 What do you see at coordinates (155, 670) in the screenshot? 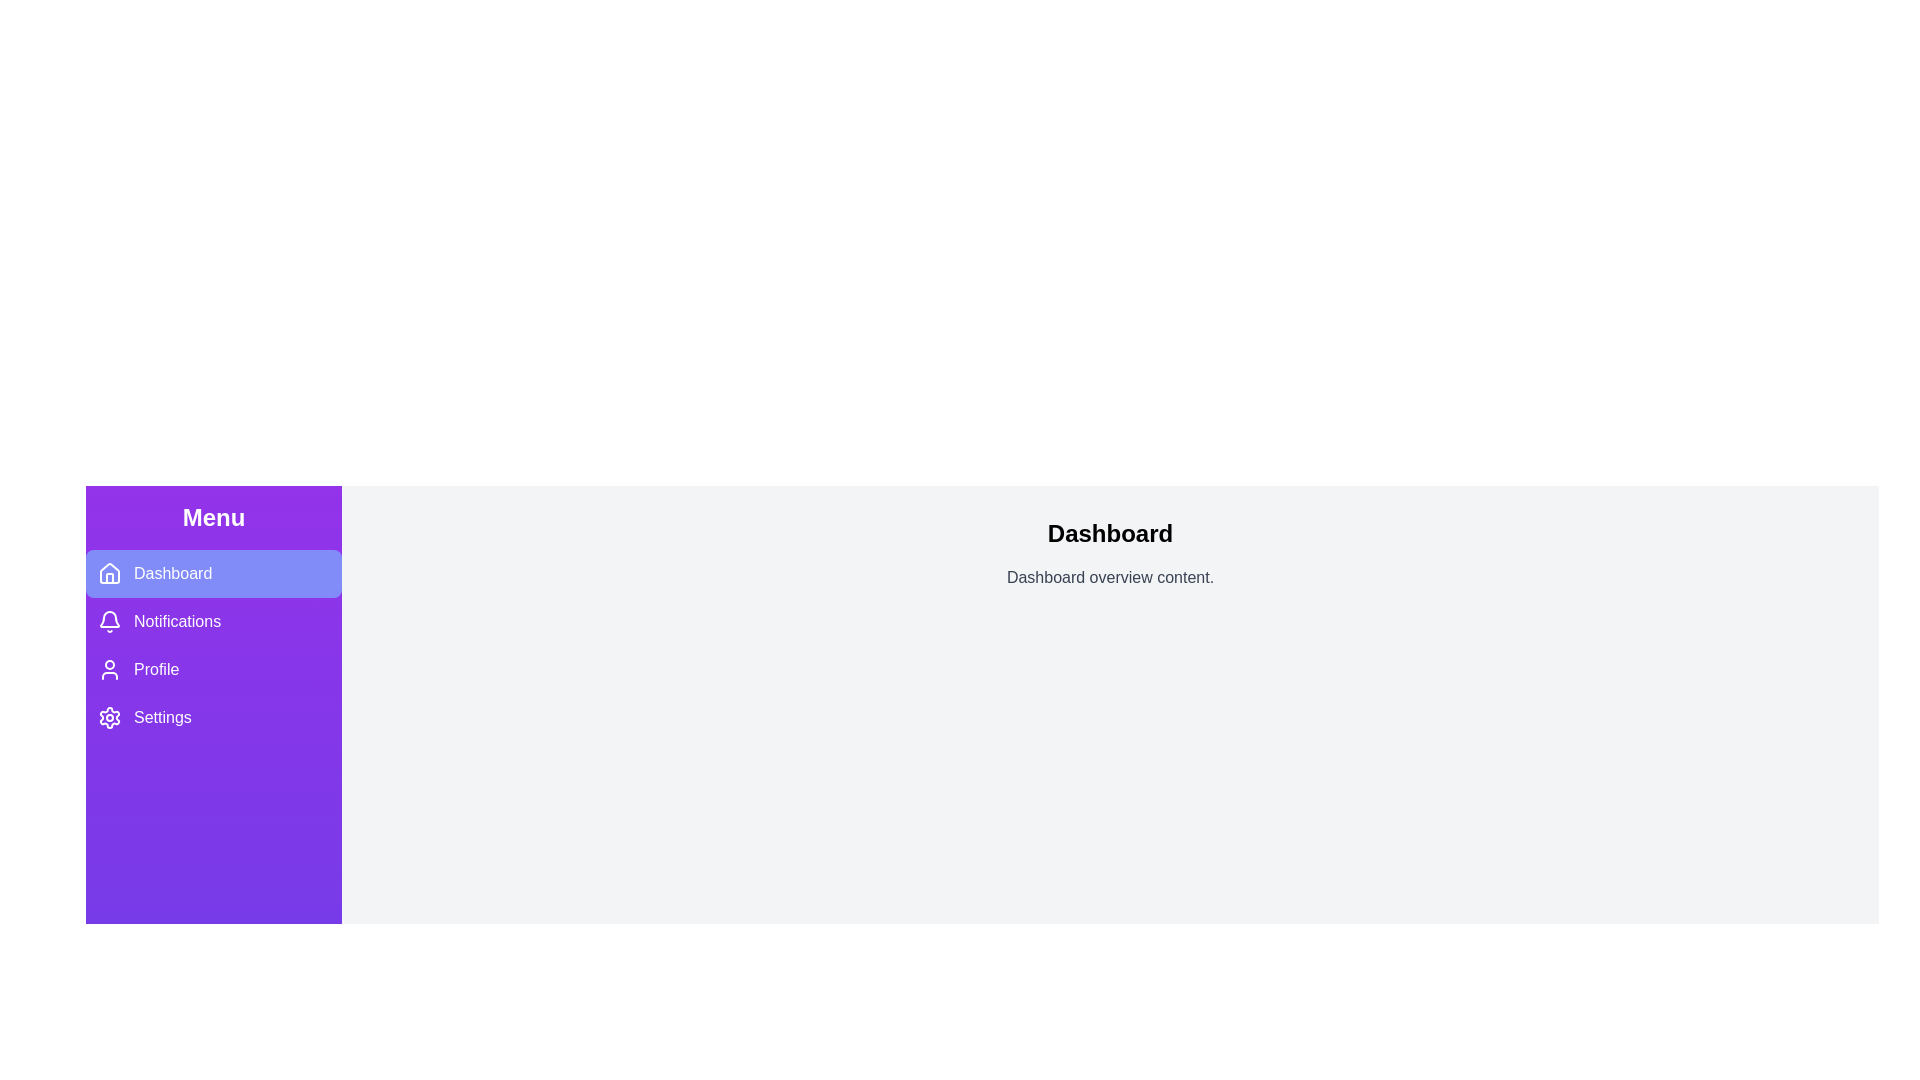
I see `the 'Profile' text label in the sidebar menu` at bounding box center [155, 670].